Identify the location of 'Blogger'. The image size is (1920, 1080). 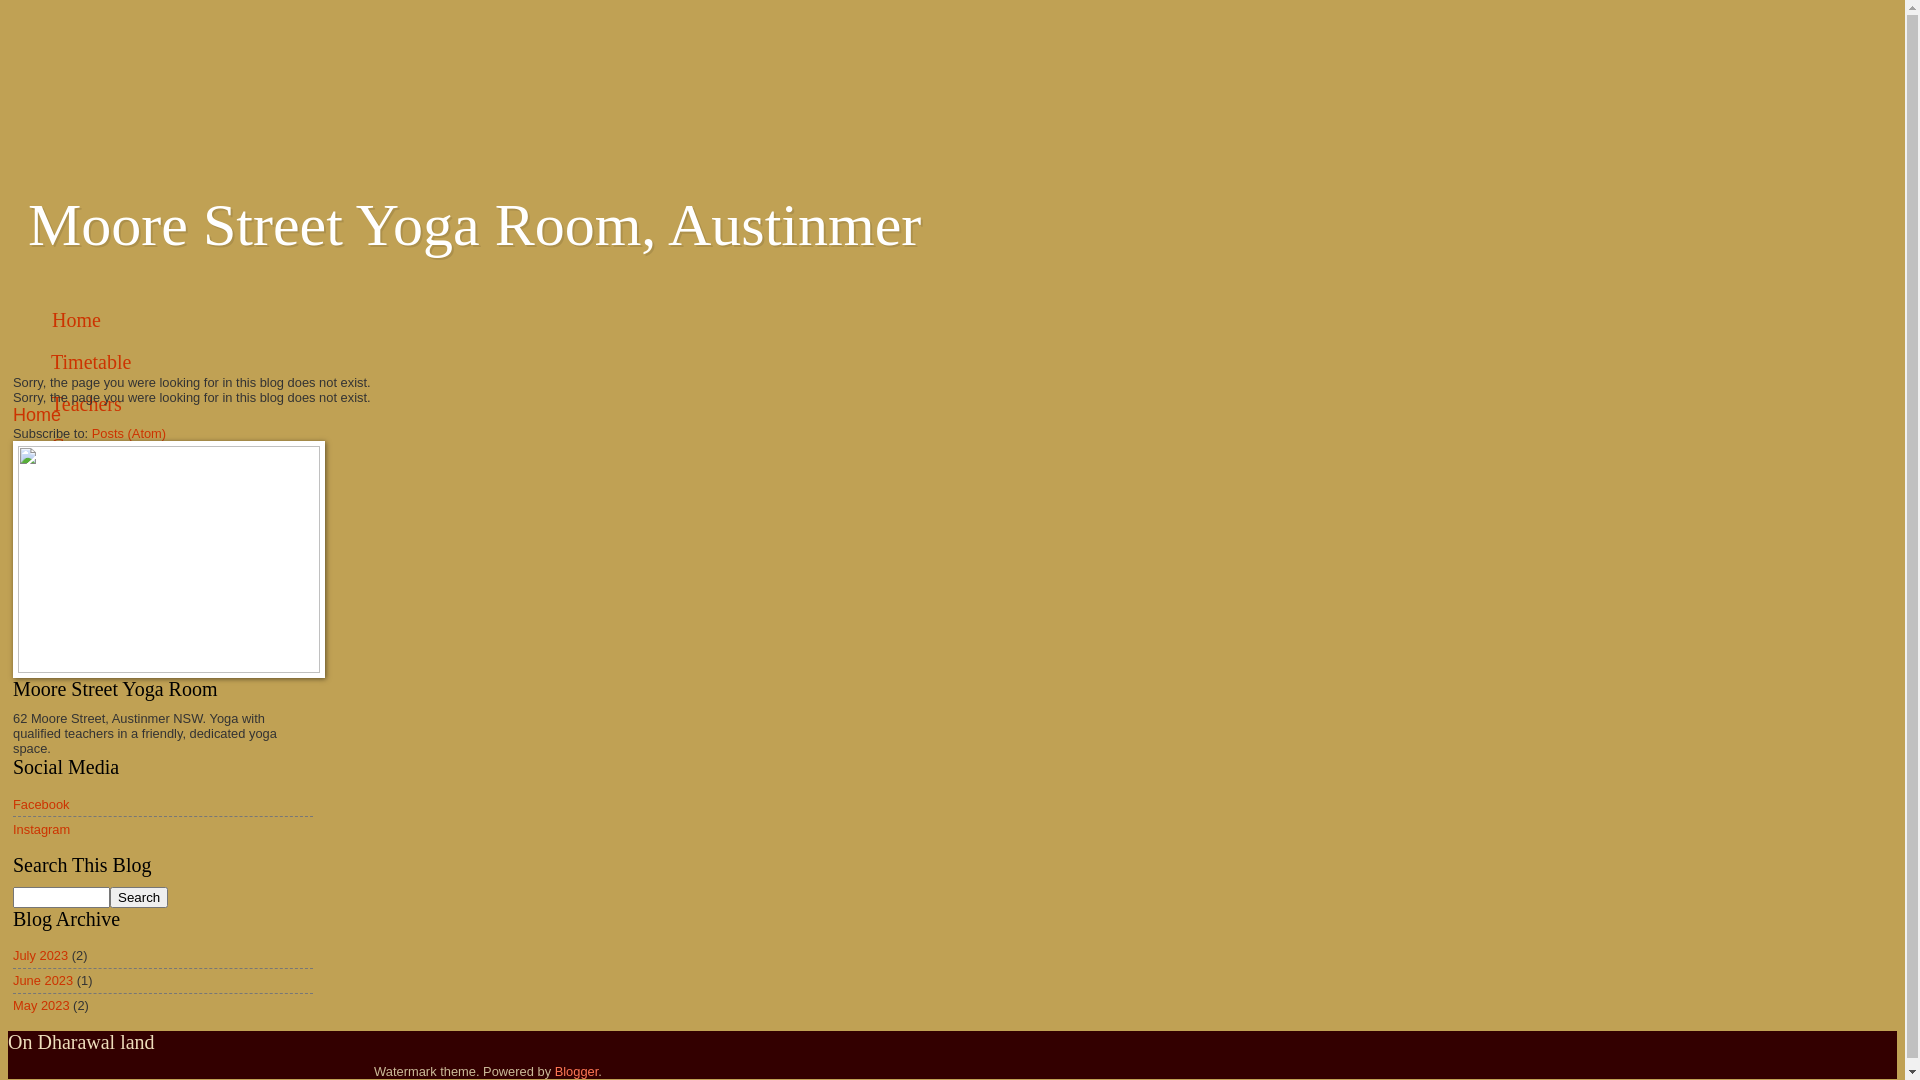
(575, 1070).